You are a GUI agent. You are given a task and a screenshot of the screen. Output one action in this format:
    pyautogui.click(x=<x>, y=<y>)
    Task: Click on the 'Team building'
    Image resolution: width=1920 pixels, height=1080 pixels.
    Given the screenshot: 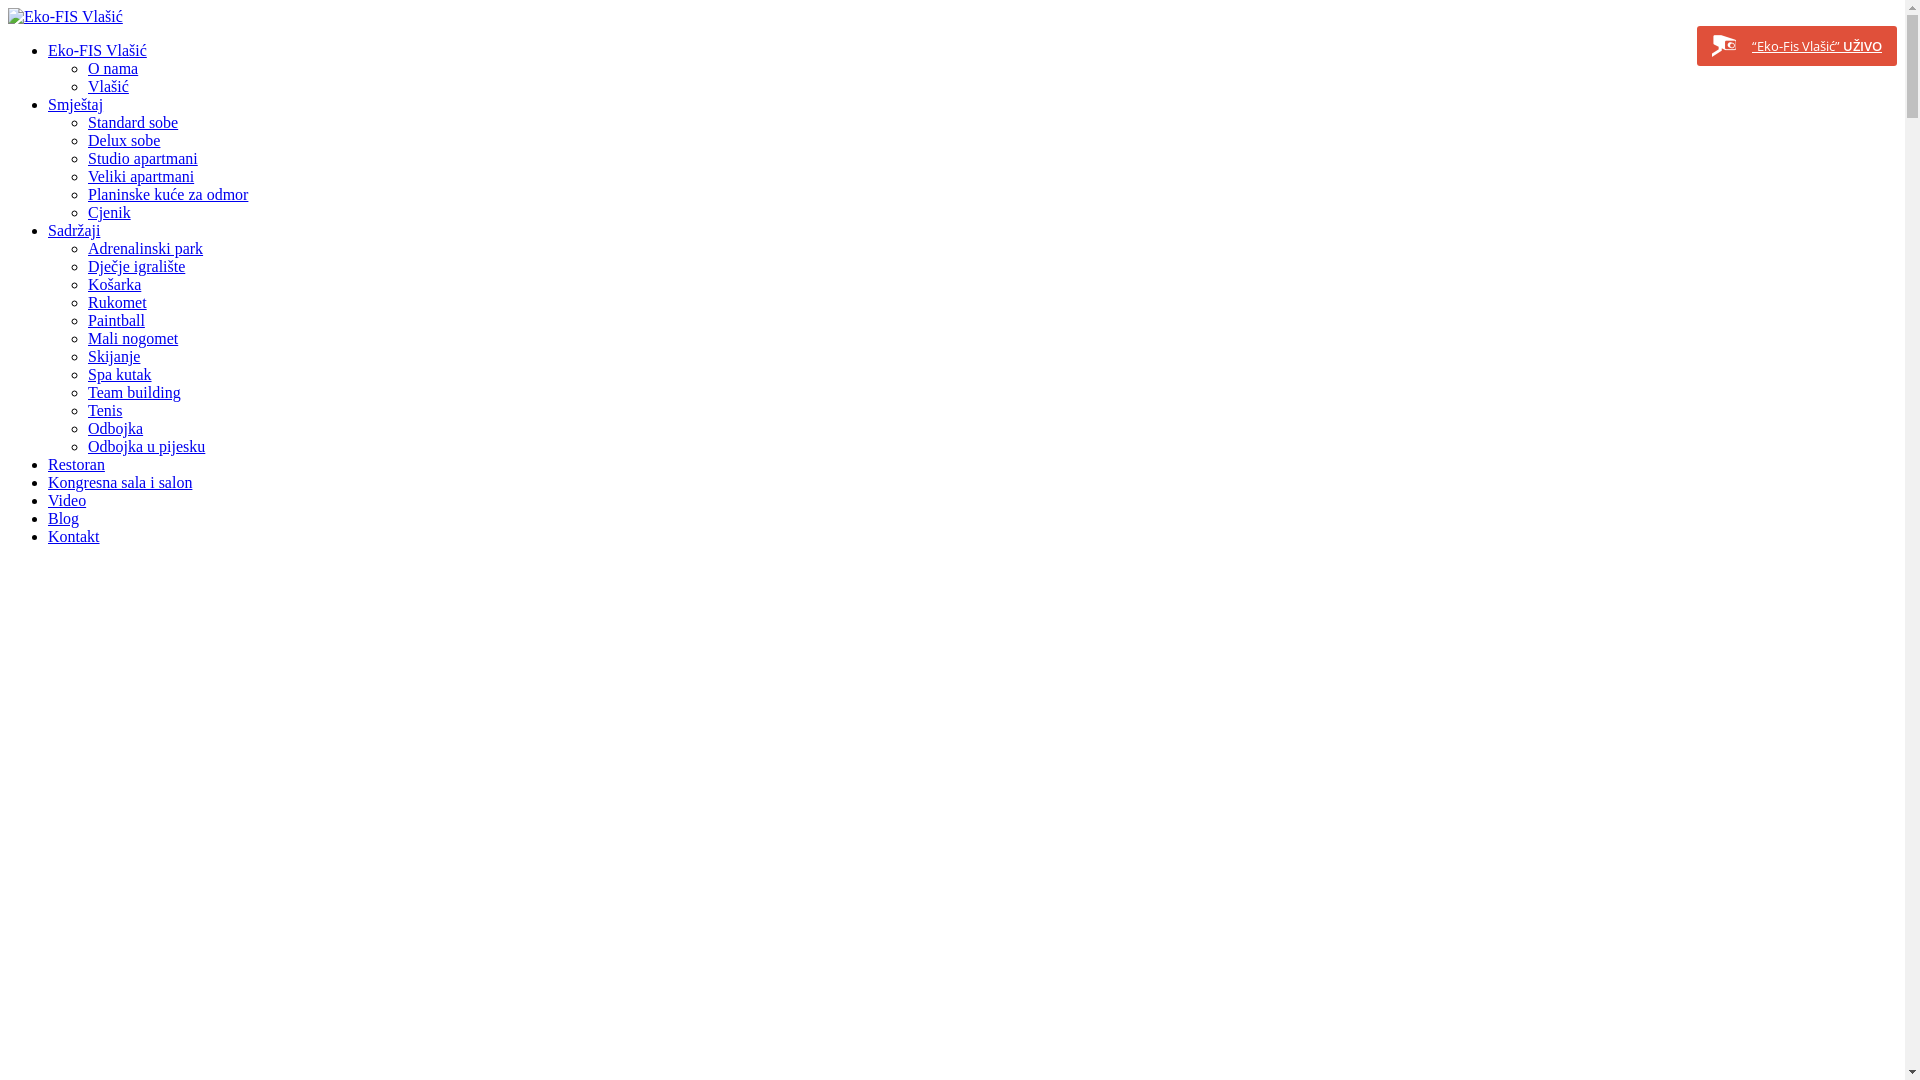 What is the action you would take?
    pyautogui.click(x=133, y=392)
    